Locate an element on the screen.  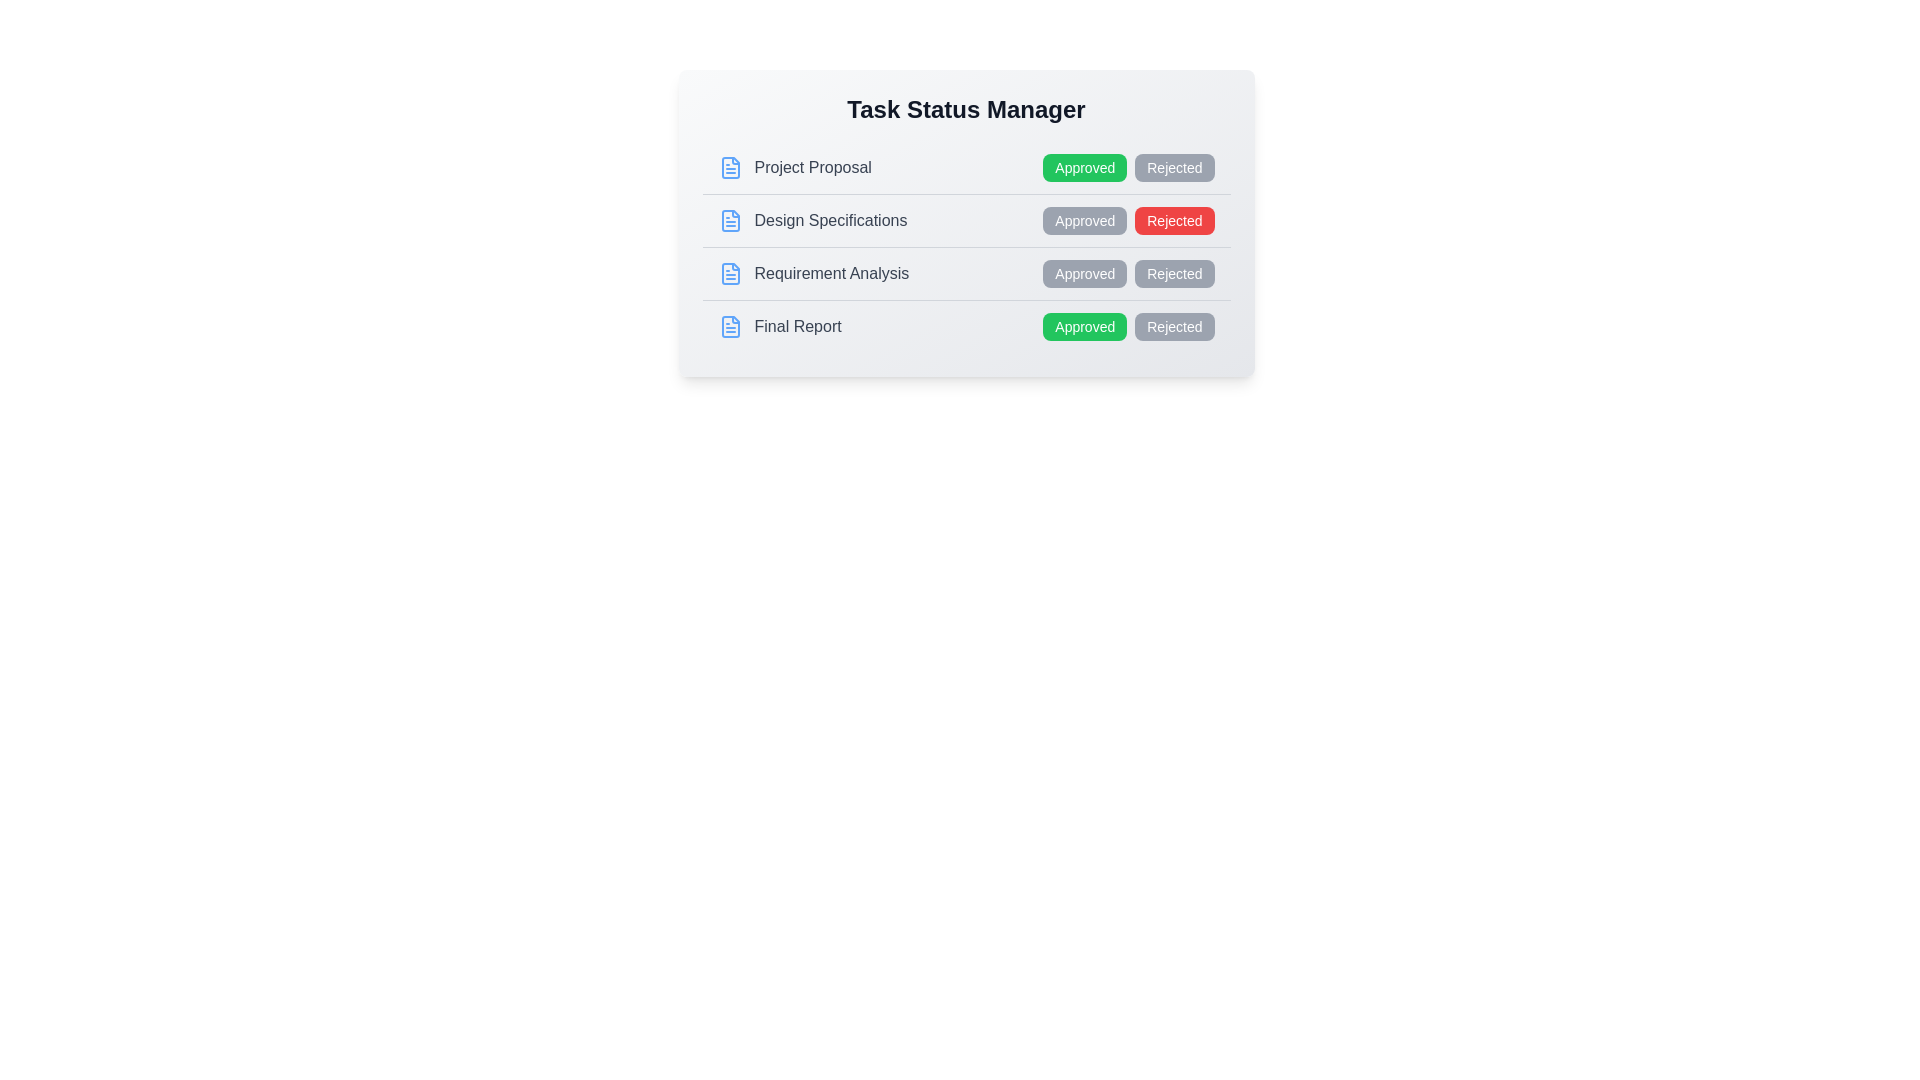
the 'Approved' button for the 'Project Proposal' item is located at coordinates (1084, 167).